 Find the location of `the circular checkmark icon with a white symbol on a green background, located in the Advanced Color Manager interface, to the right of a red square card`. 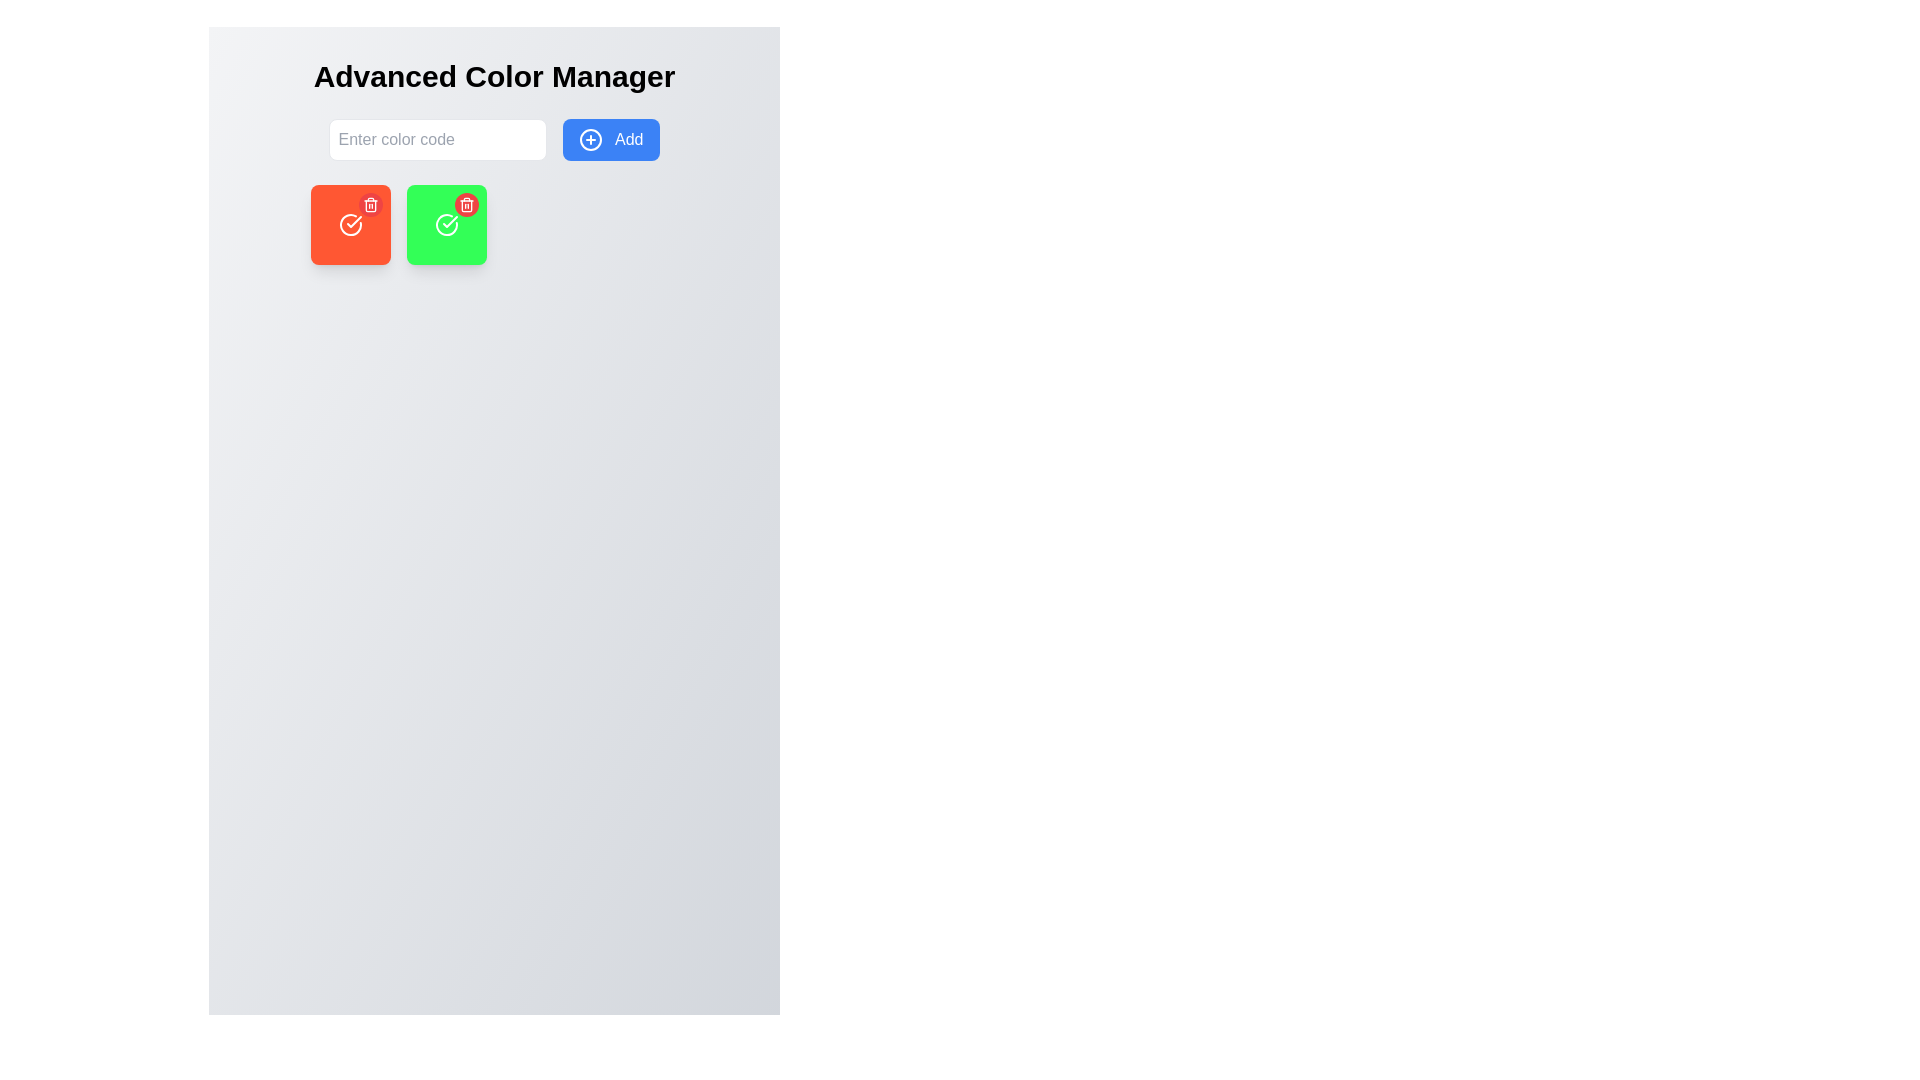

the circular checkmark icon with a white symbol on a green background, located in the Advanced Color Manager interface, to the right of a red square card is located at coordinates (445, 224).